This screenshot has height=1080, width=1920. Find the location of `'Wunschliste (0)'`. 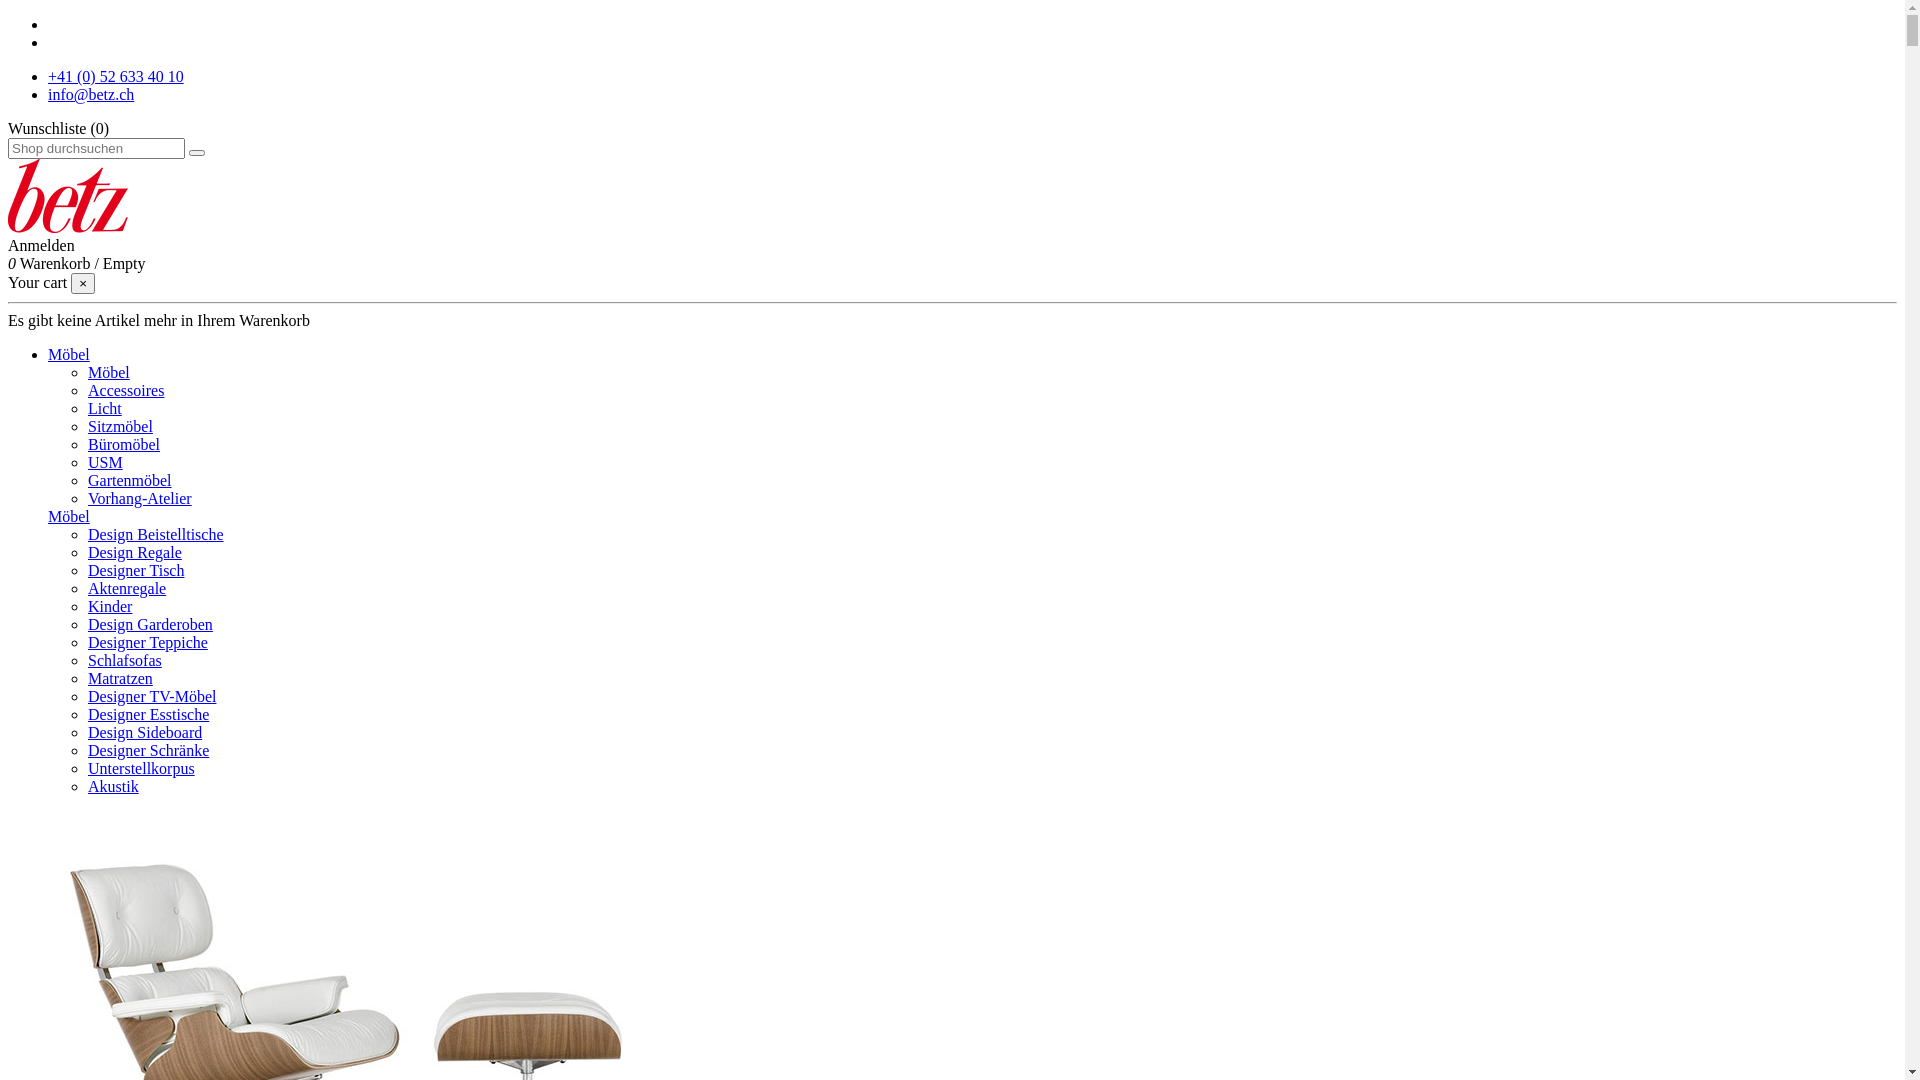

'Wunschliste (0)' is located at coordinates (58, 128).